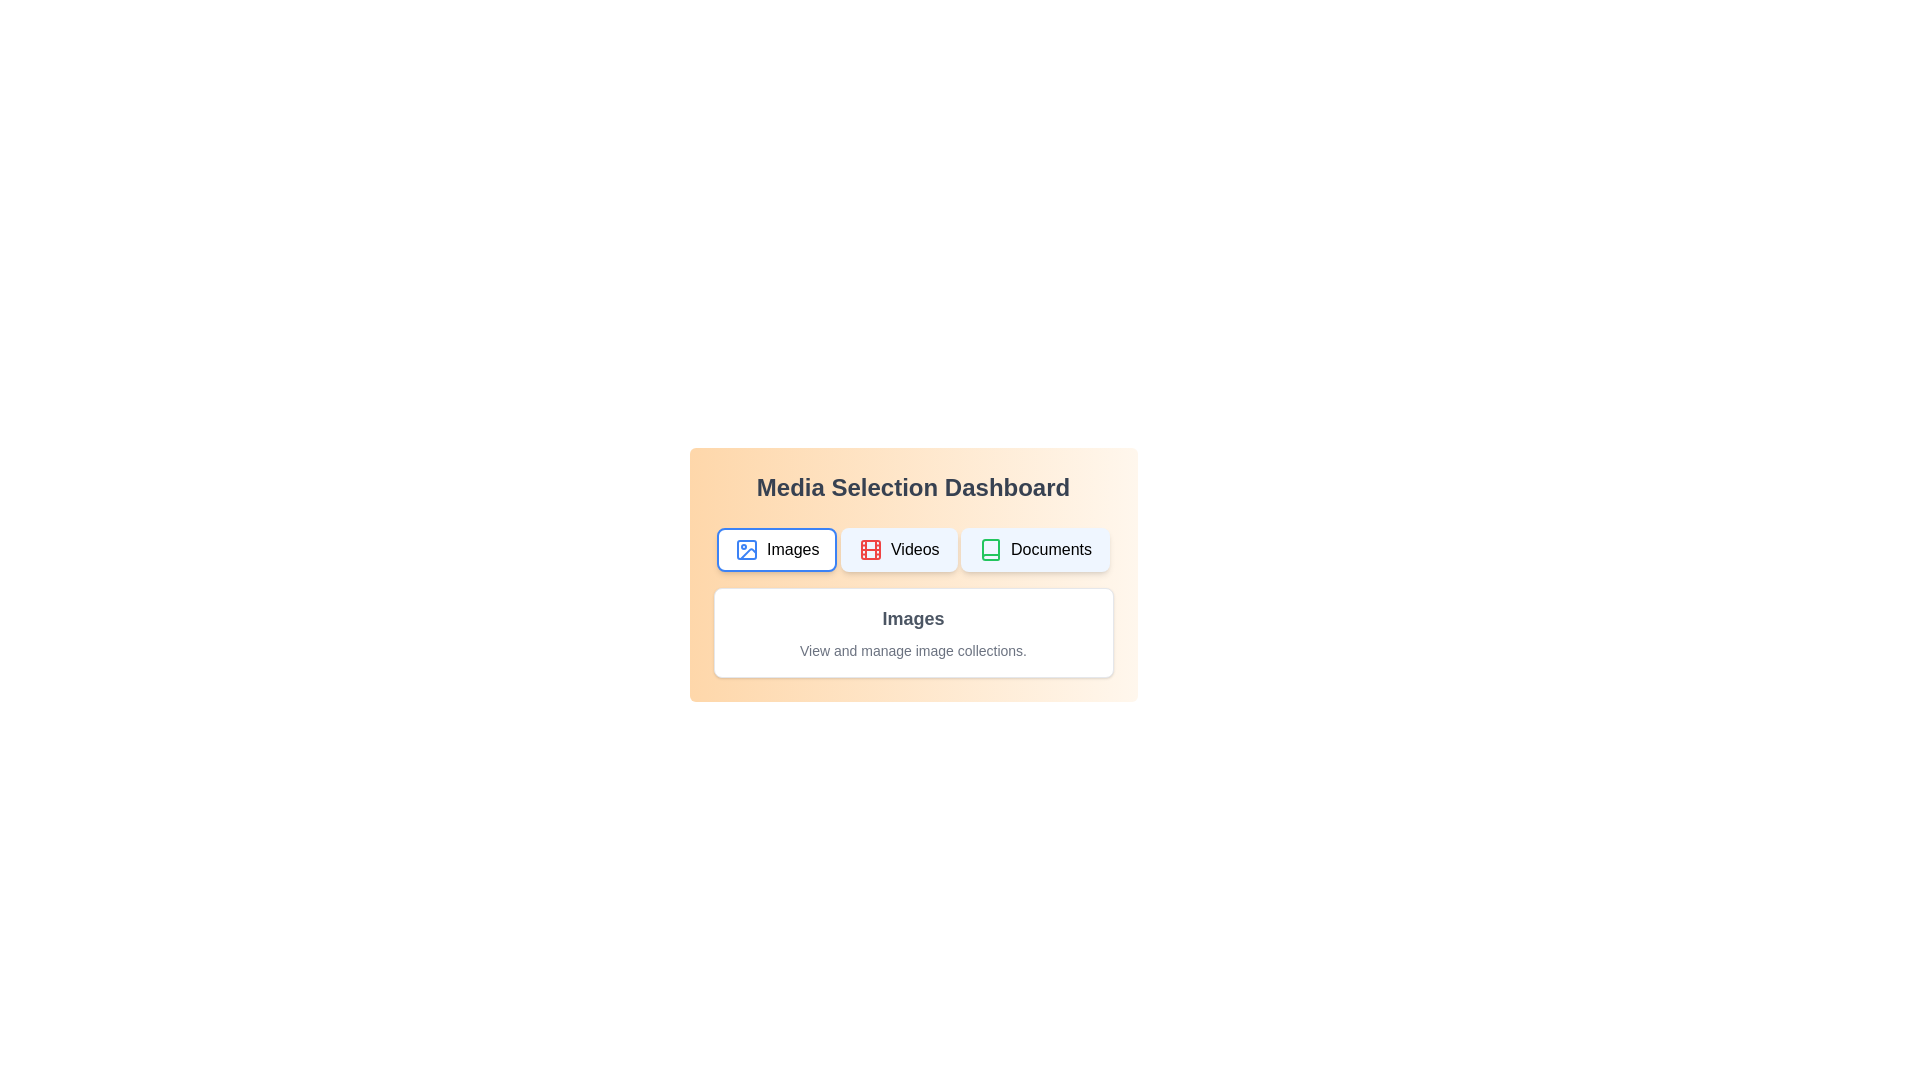  I want to click on the button that navigates to the document management section, located to the right of the 'Videos' button, for visual feedback, so click(1035, 550).